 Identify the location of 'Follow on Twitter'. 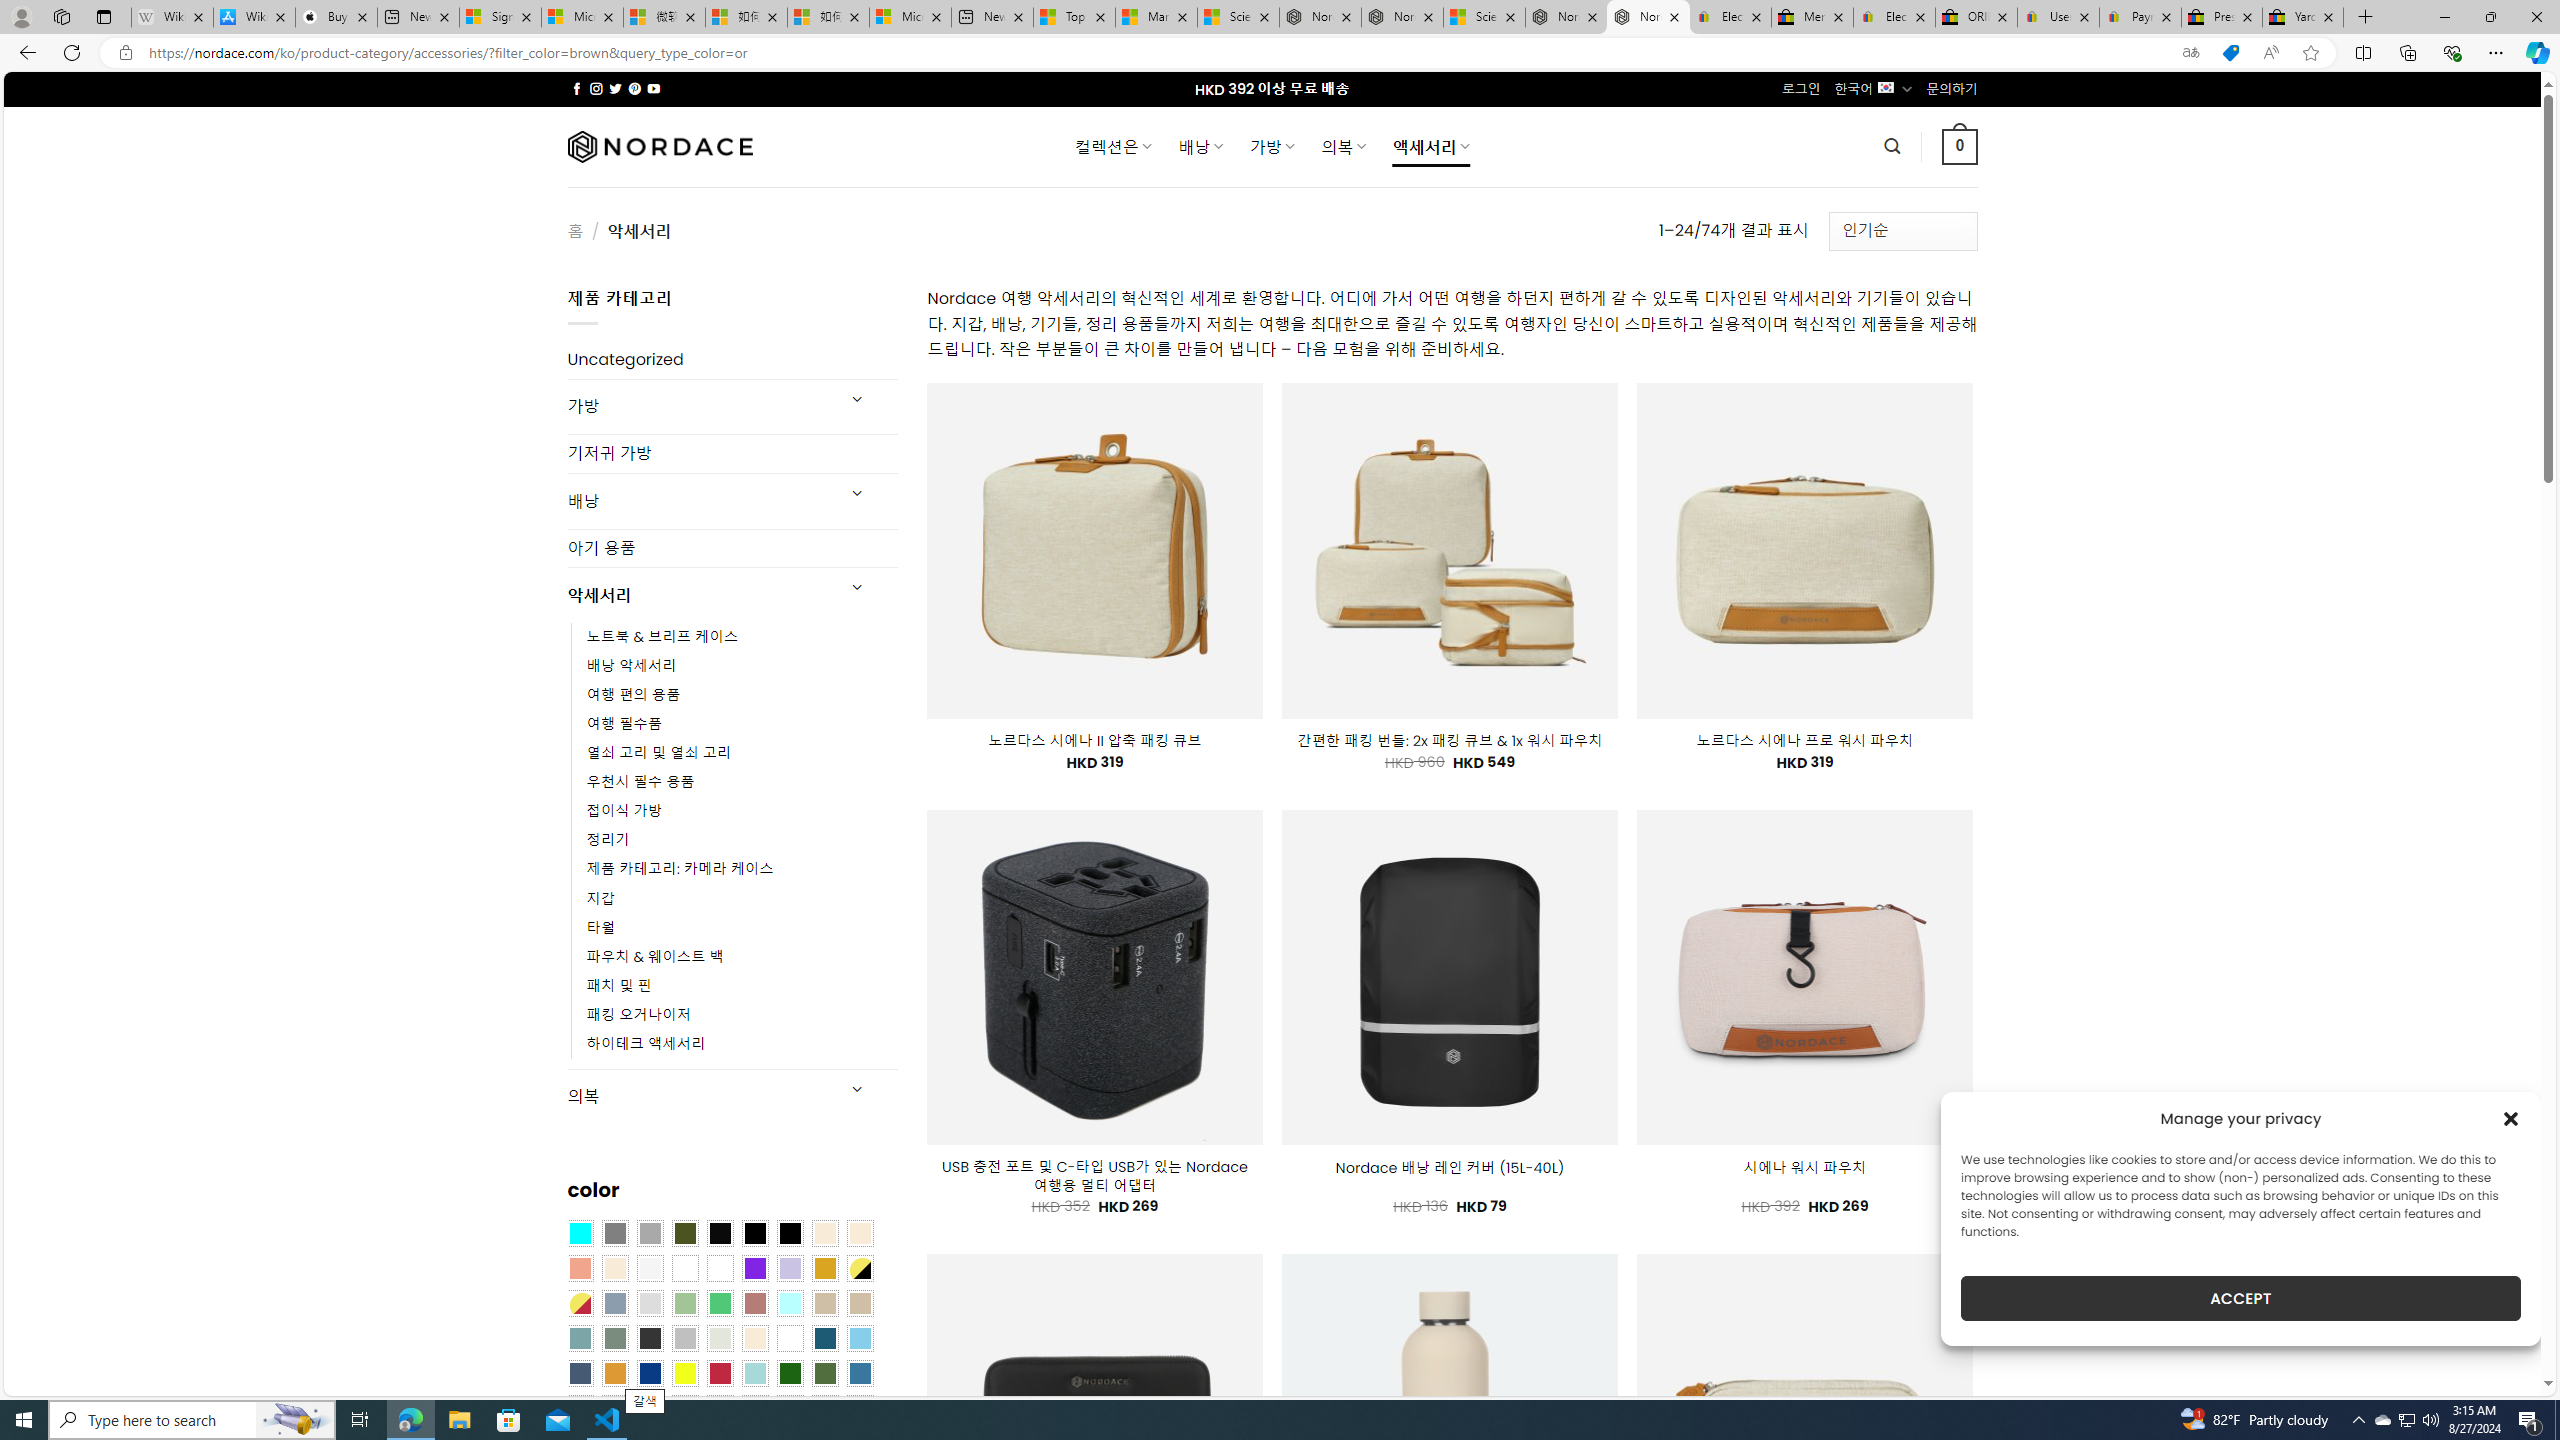
(615, 88).